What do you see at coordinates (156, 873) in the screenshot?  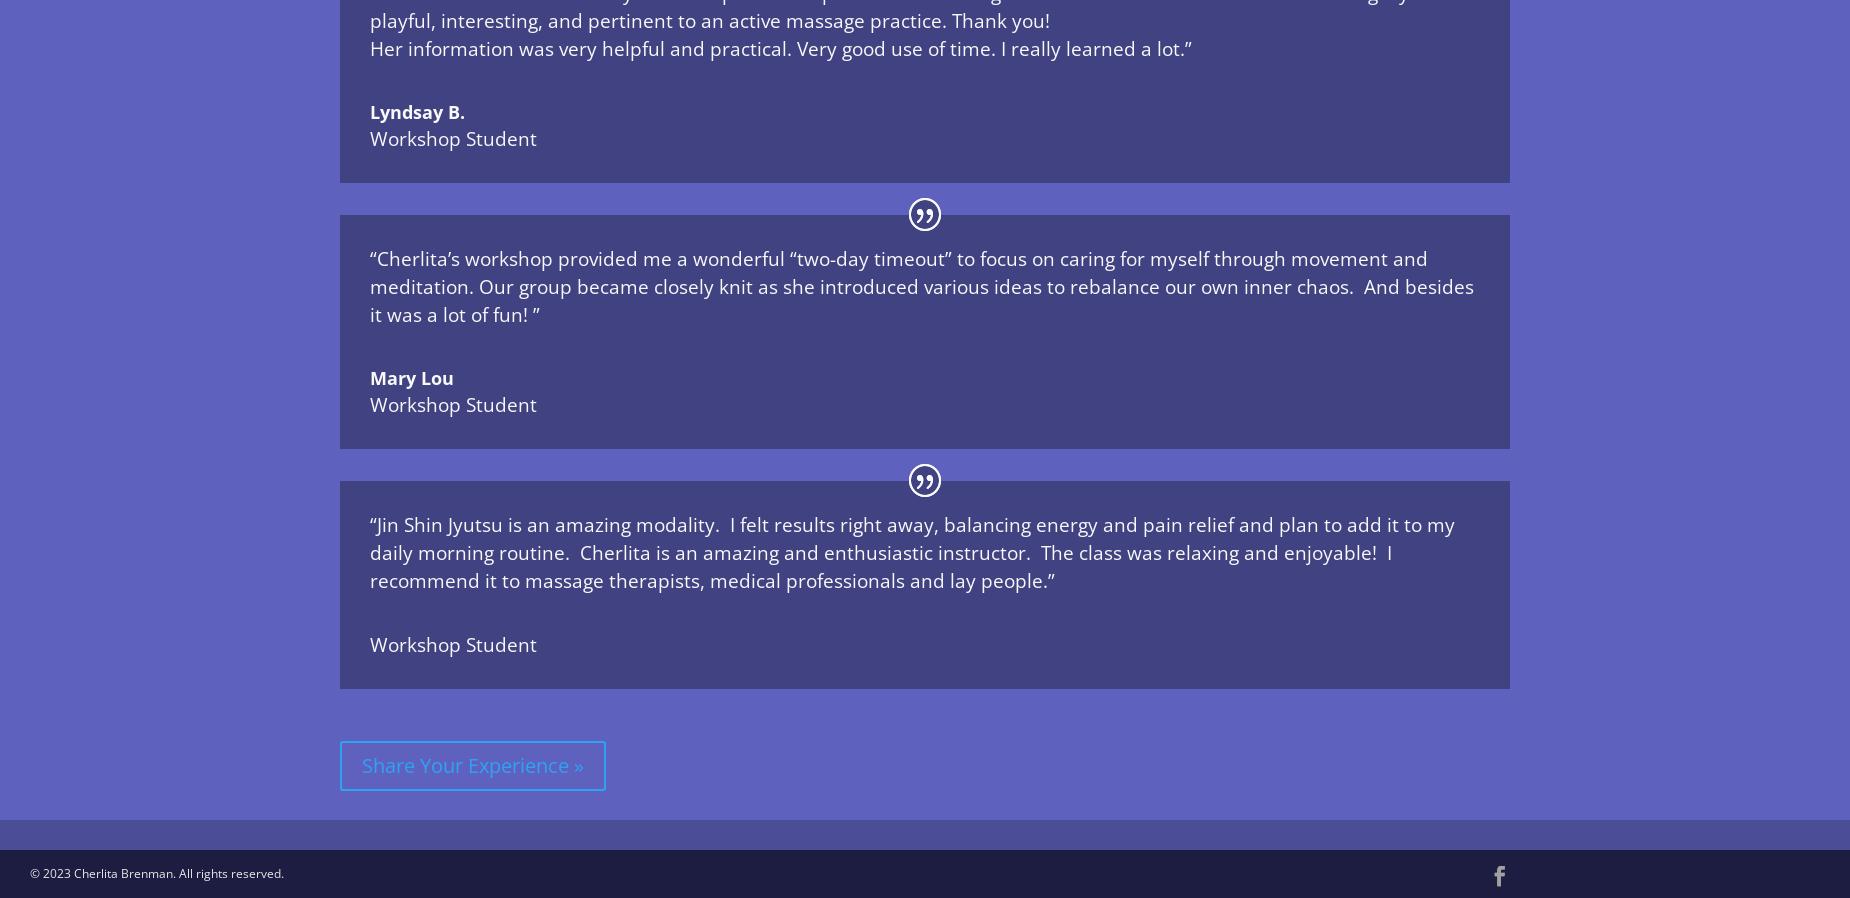 I see `'© 2023 
Cherlita Brenman. All rights reserved.'` at bounding box center [156, 873].